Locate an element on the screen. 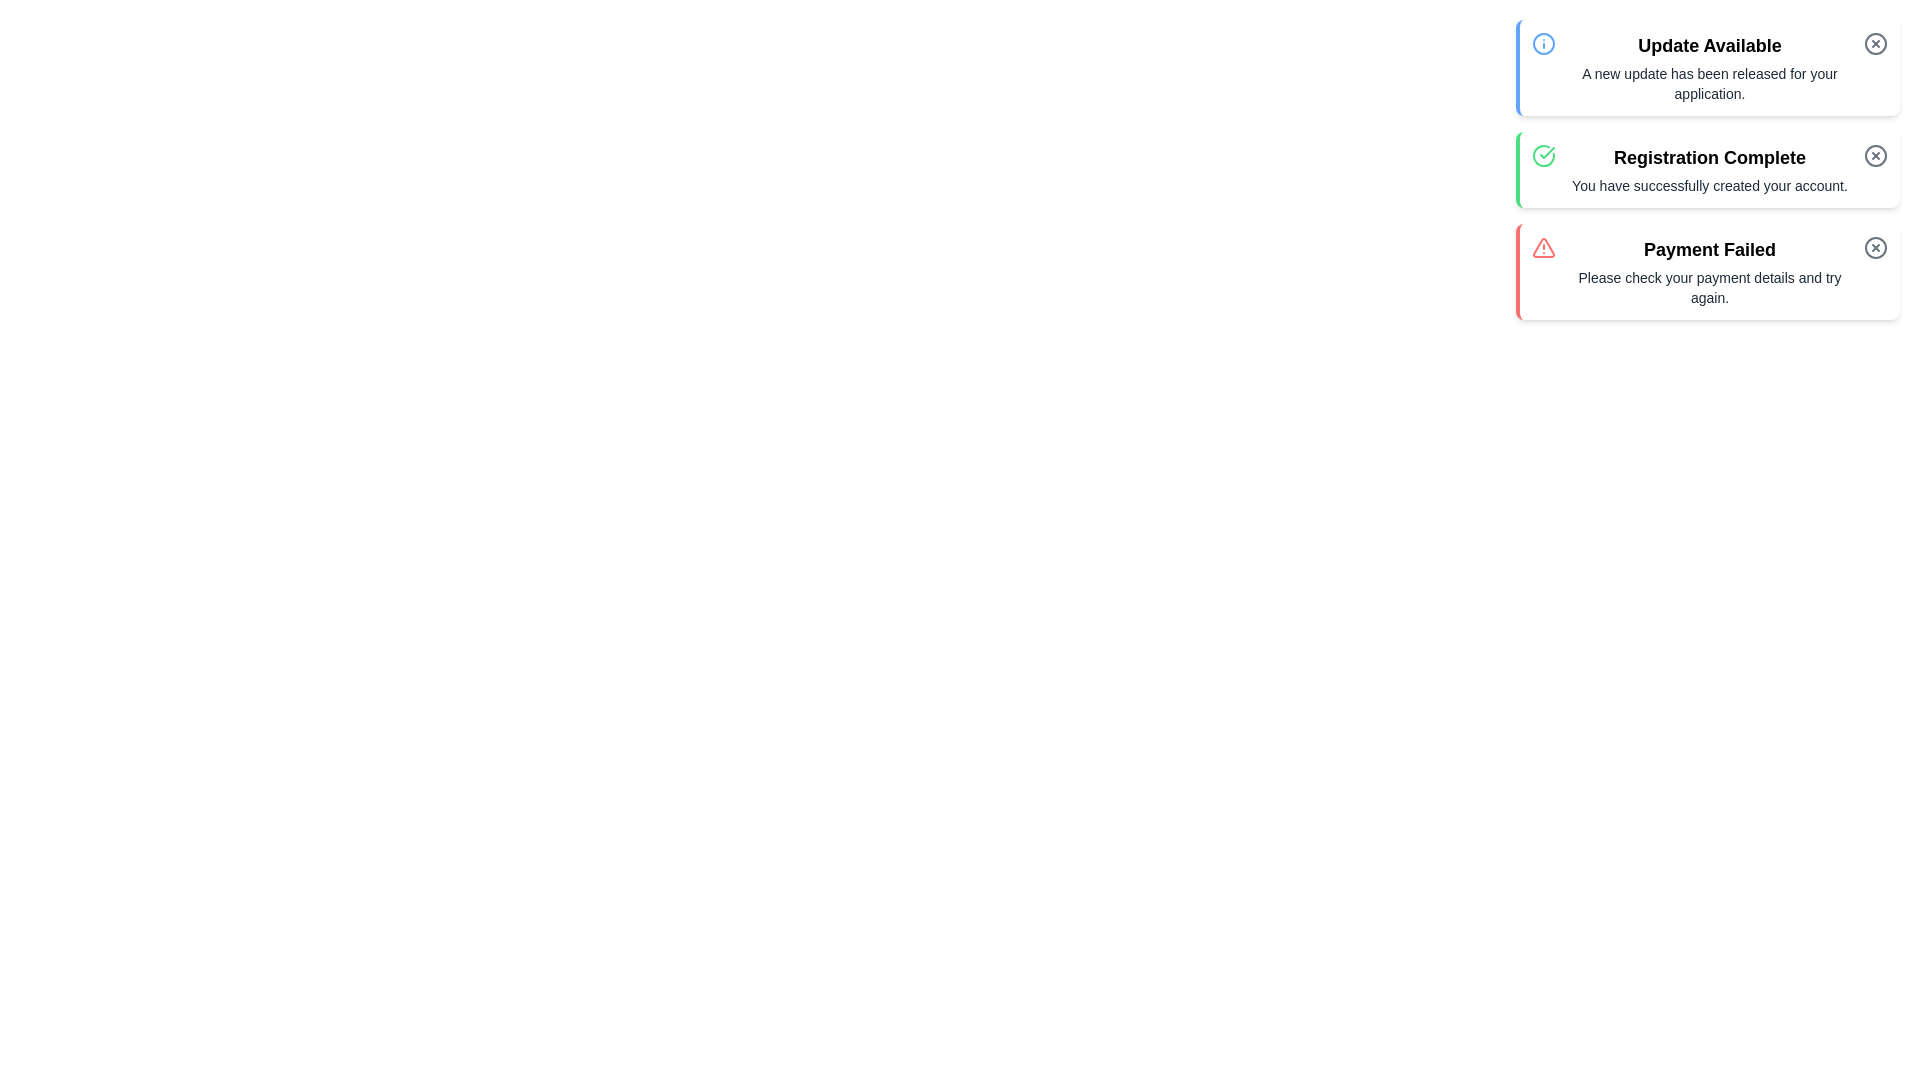 The height and width of the screenshot is (1080, 1920). the 'Registration Complete' status text label located in the middle notification box of the vertical stack of notifications is located at coordinates (1708, 157).